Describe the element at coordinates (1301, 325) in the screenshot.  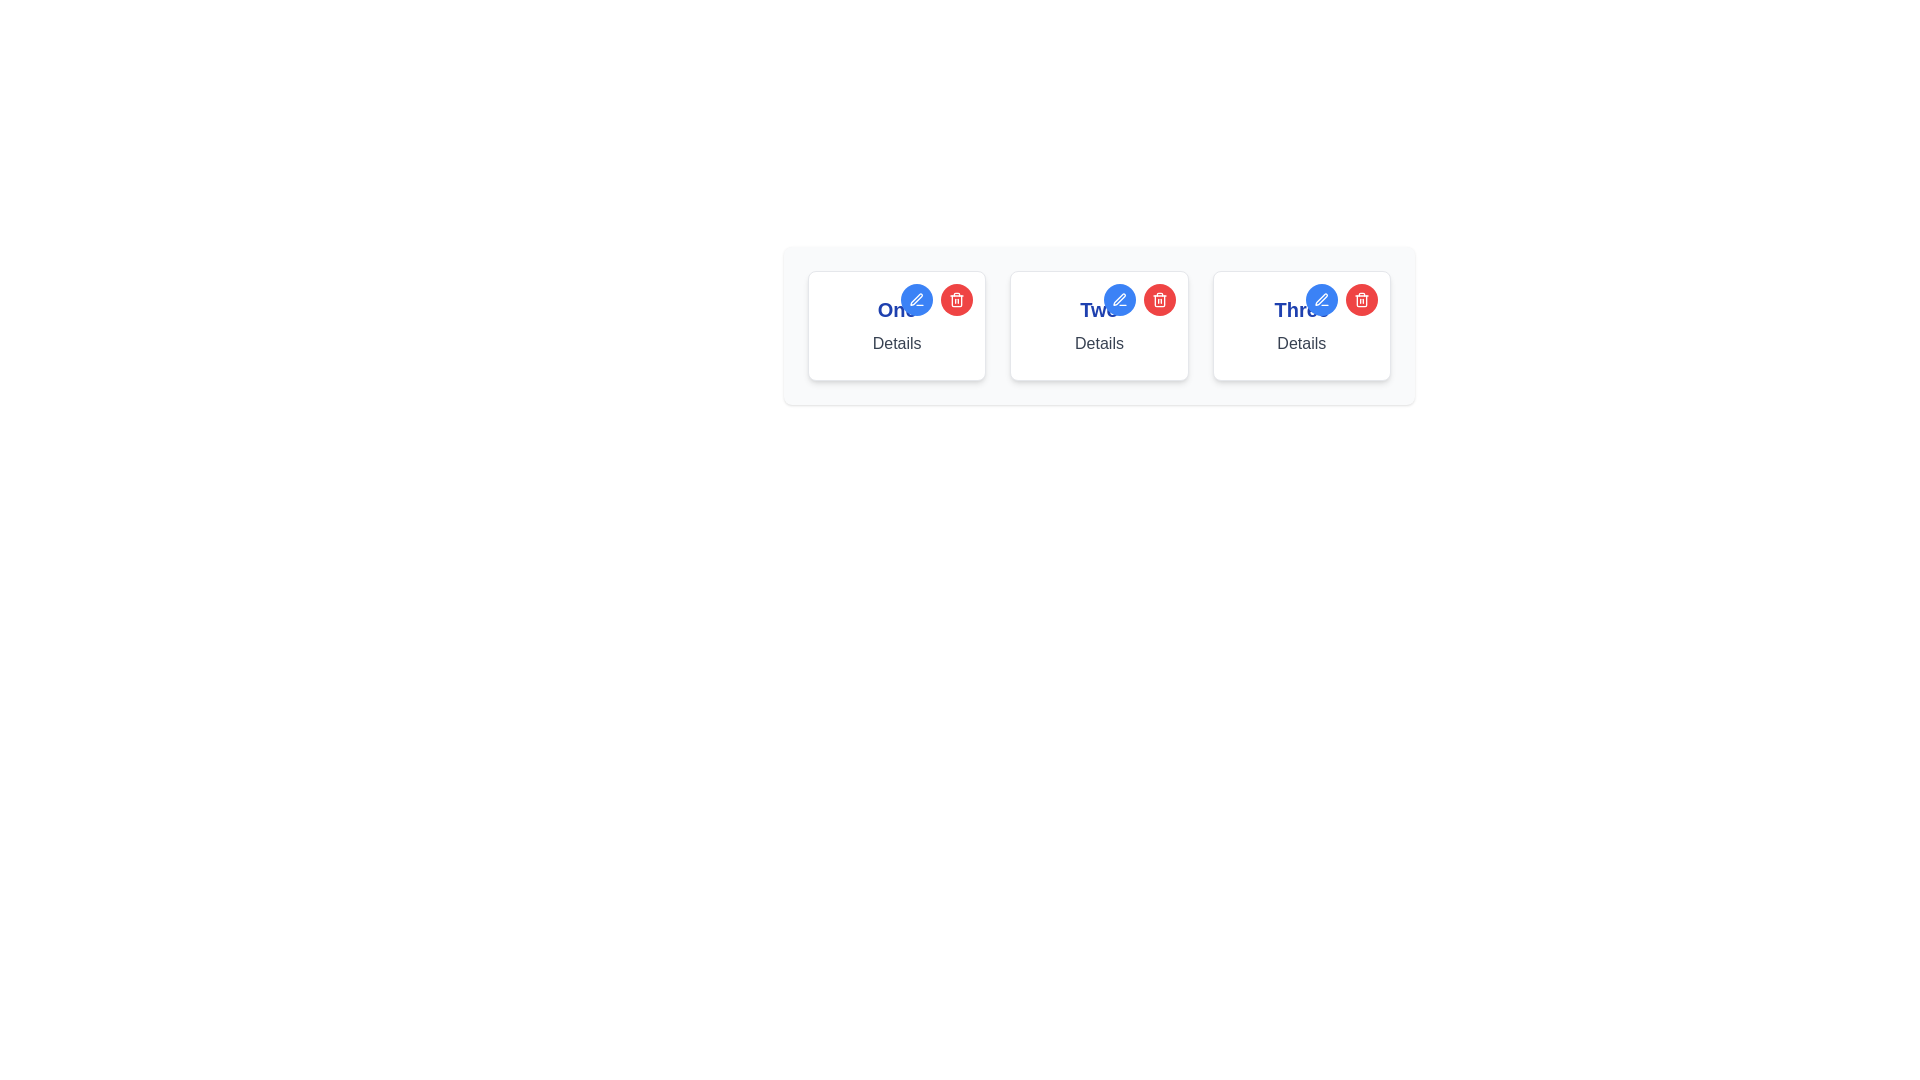
I see `the blue pencil icon located at the top-right corner of the card component labeled 'Three'` at that location.